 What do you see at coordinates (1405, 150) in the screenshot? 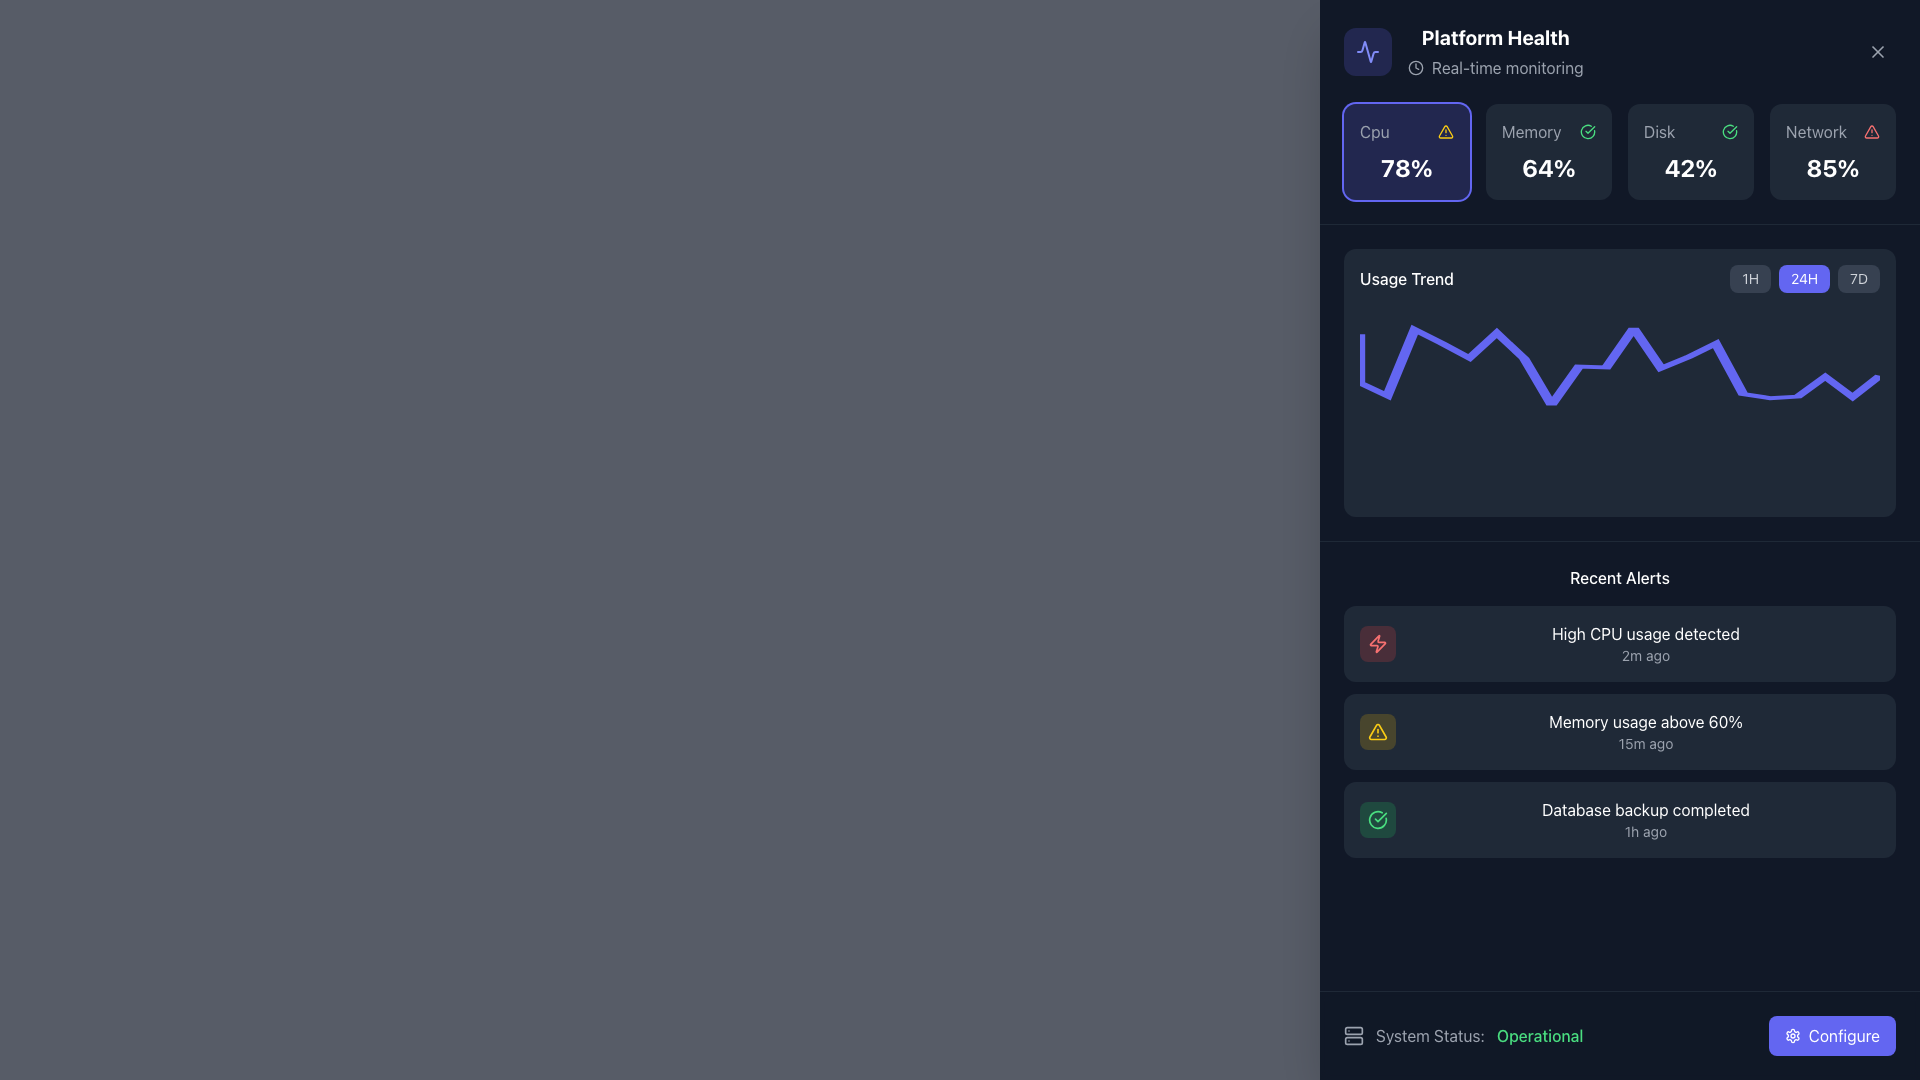
I see `the informational card displaying the current CPU usage percentage, which is the first item in the grid layout of monitoring dashboard cards` at bounding box center [1405, 150].